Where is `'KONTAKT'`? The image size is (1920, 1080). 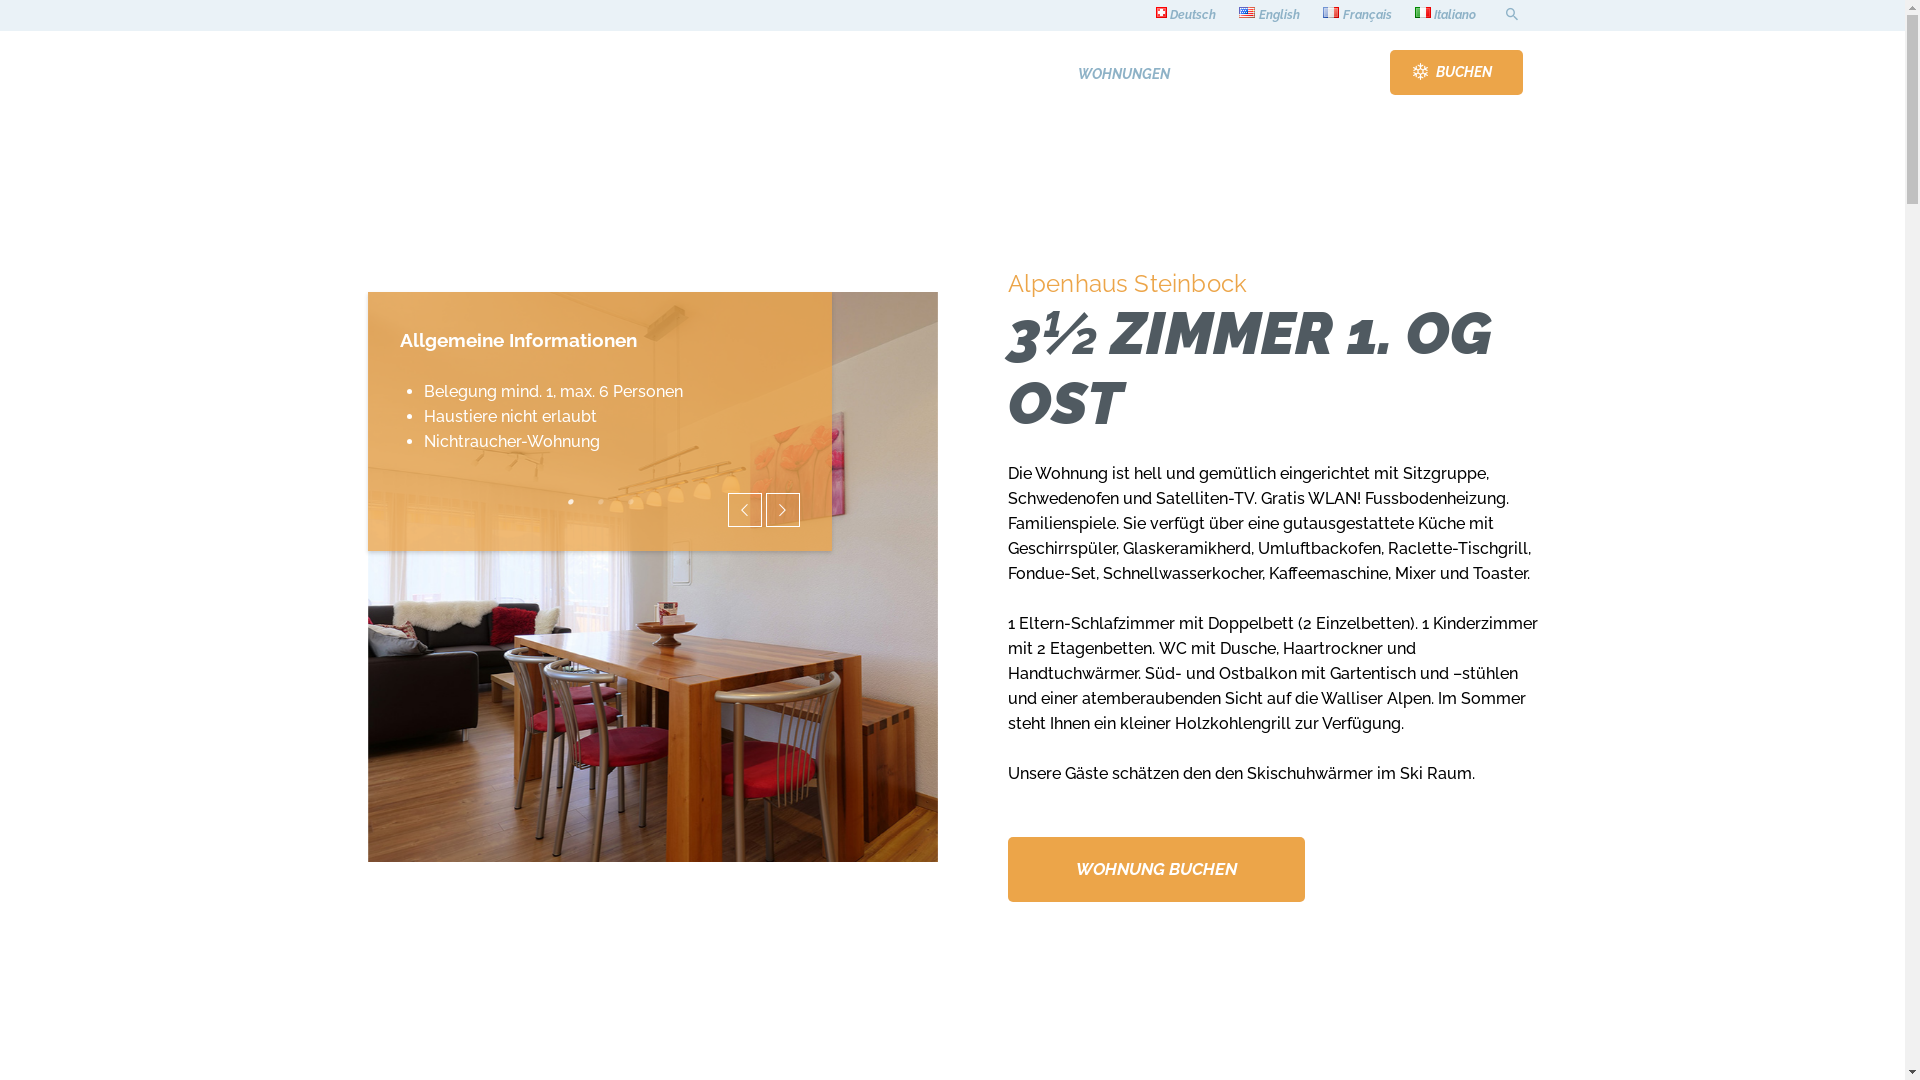
'KONTAKT' is located at coordinates (1276, 72).